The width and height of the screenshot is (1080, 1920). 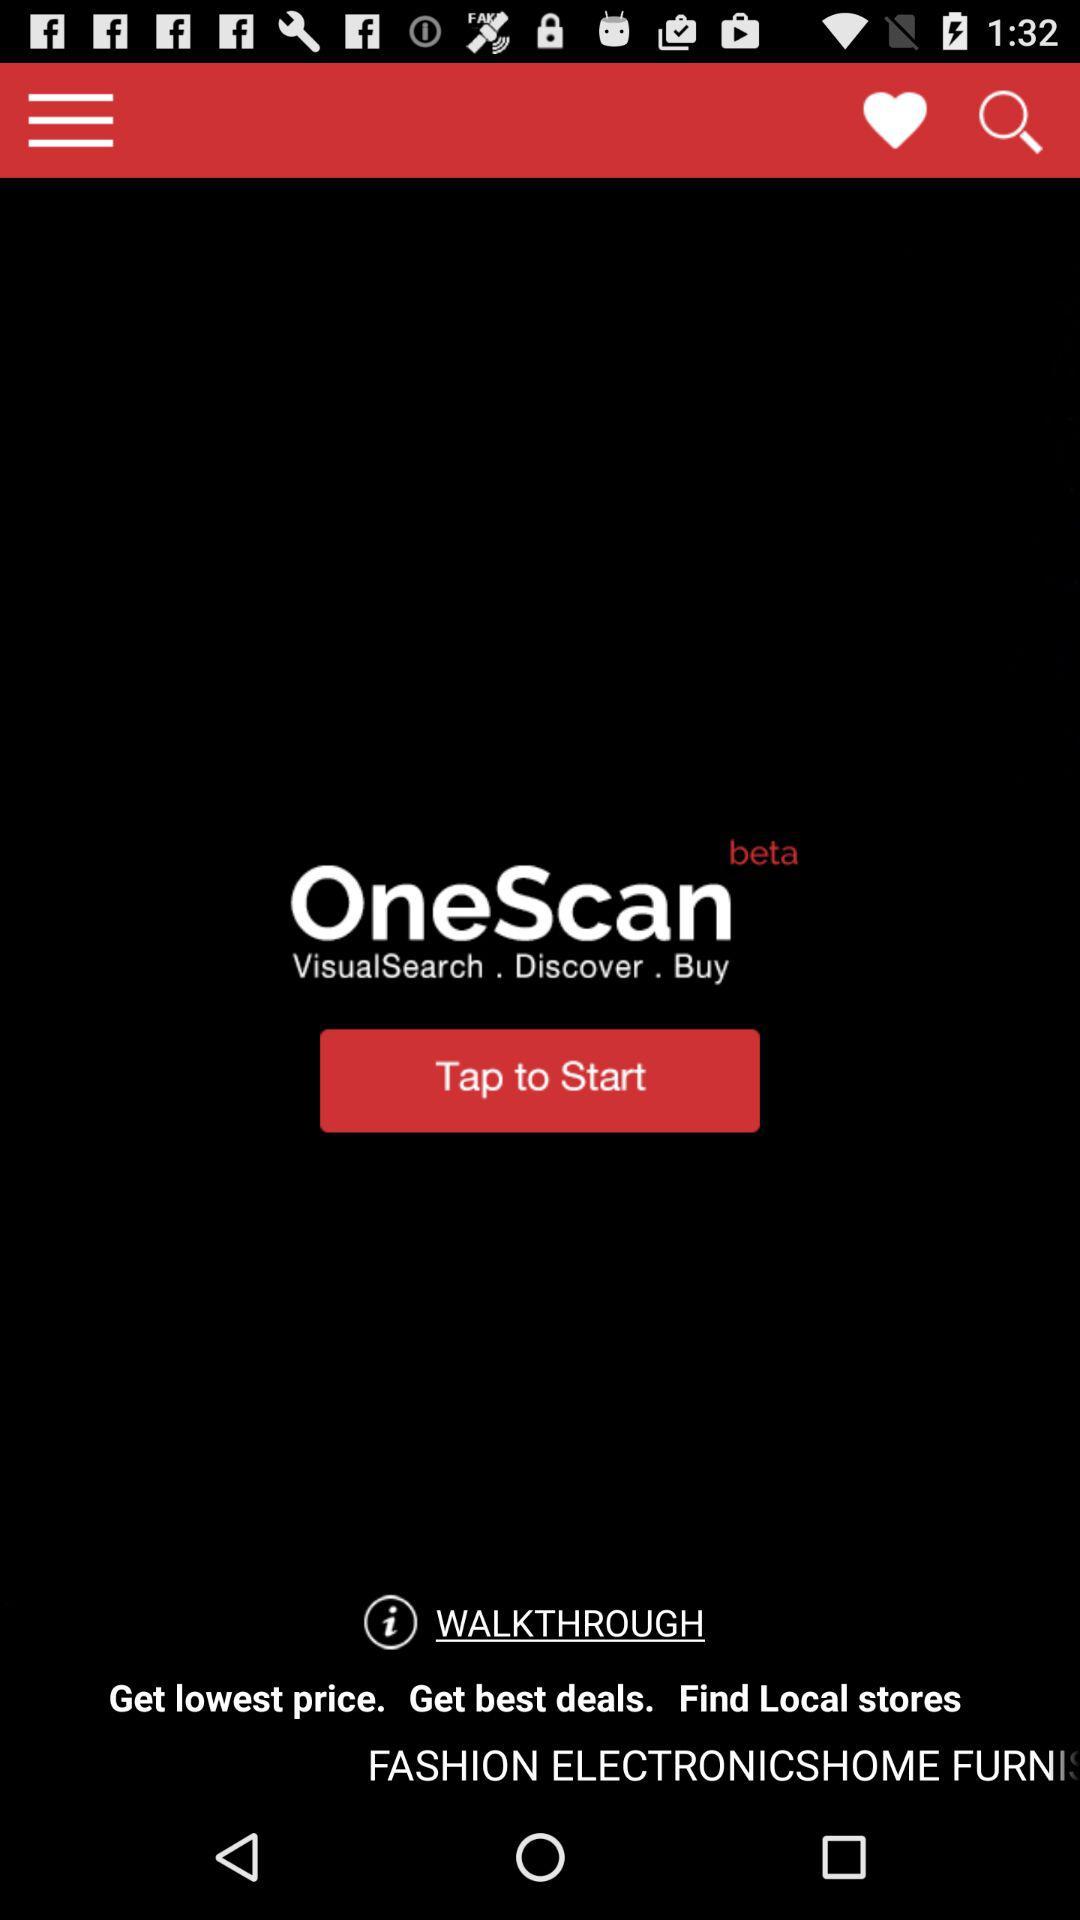 What do you see at coordinates (1009, 119) in the screenshot?
I see `search` at bounding box center [1009, 119].